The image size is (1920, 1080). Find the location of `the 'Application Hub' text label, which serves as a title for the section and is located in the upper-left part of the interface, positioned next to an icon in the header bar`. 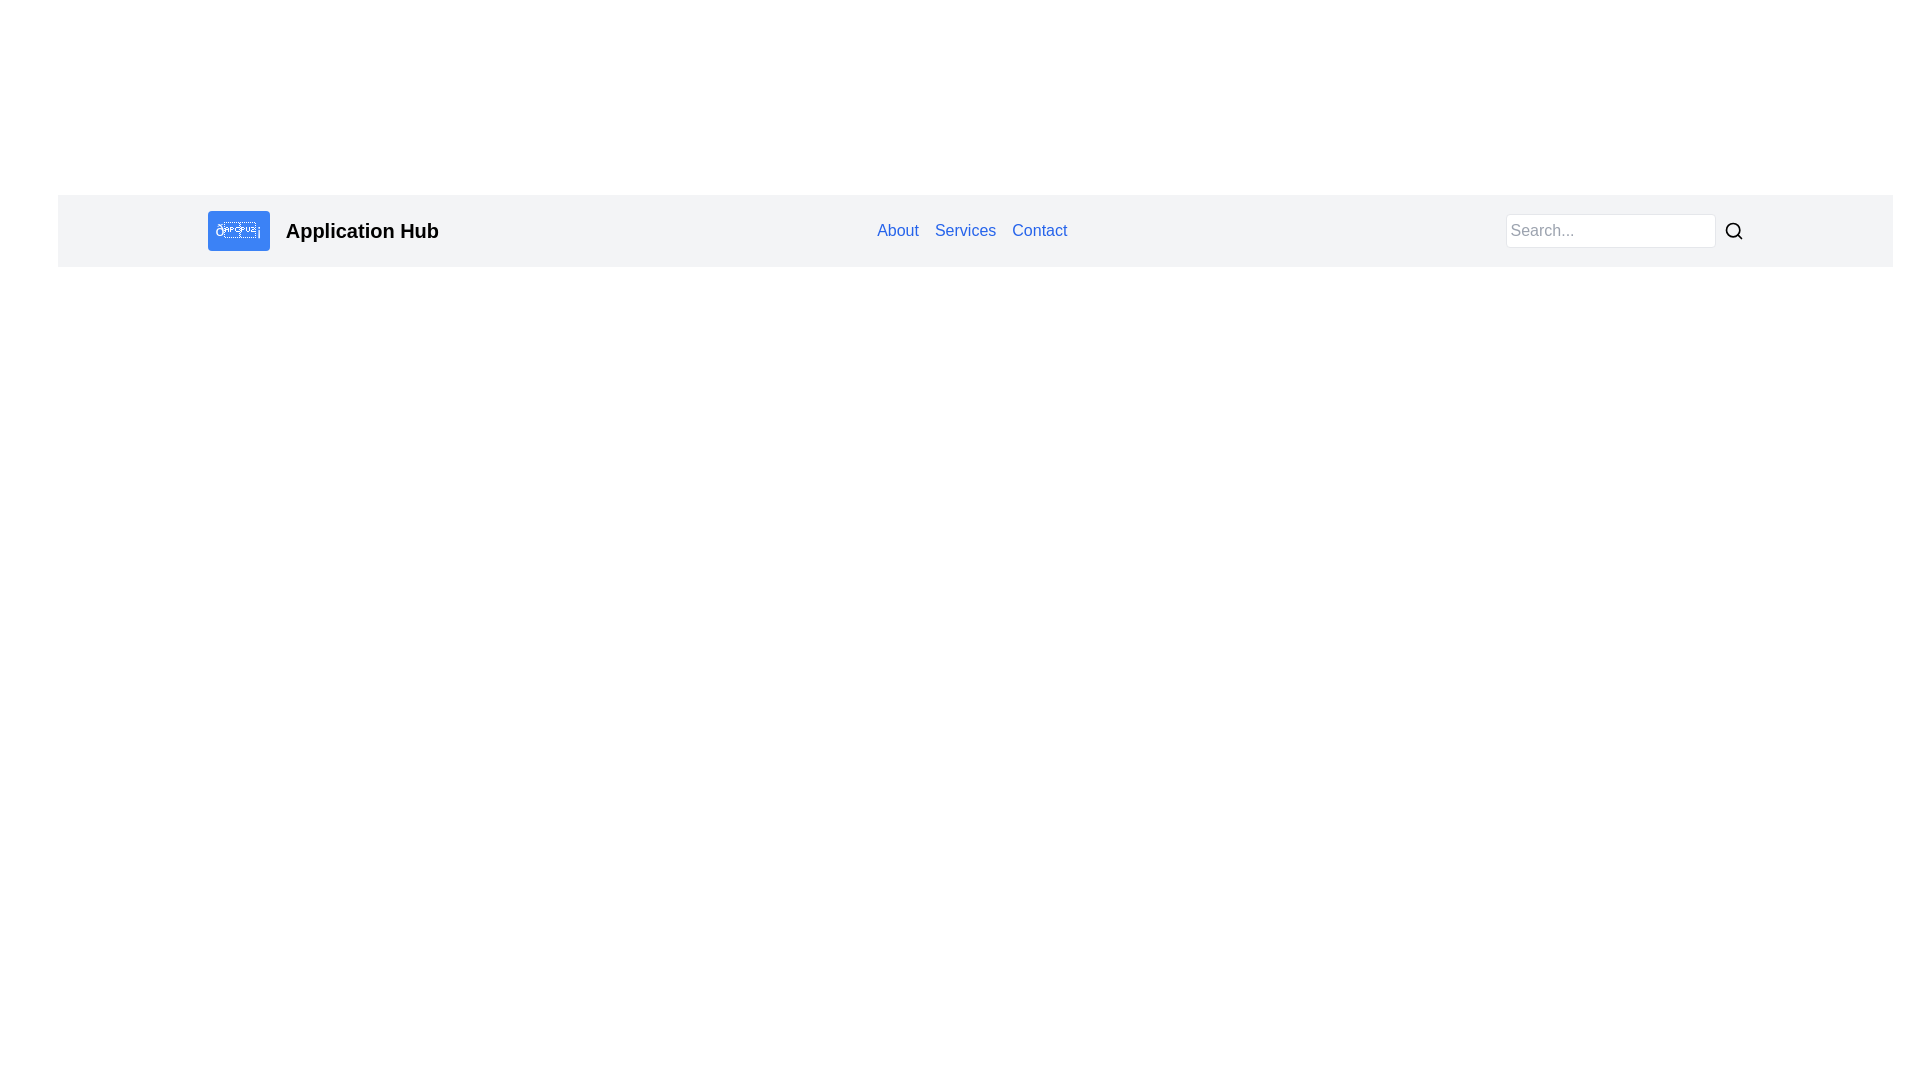

the 'Application Hub' text label, which serves as a title for the section and is located in the upper-left part of the interface, positioned next to an icon in the header bar is located at coordinates (362, 230).